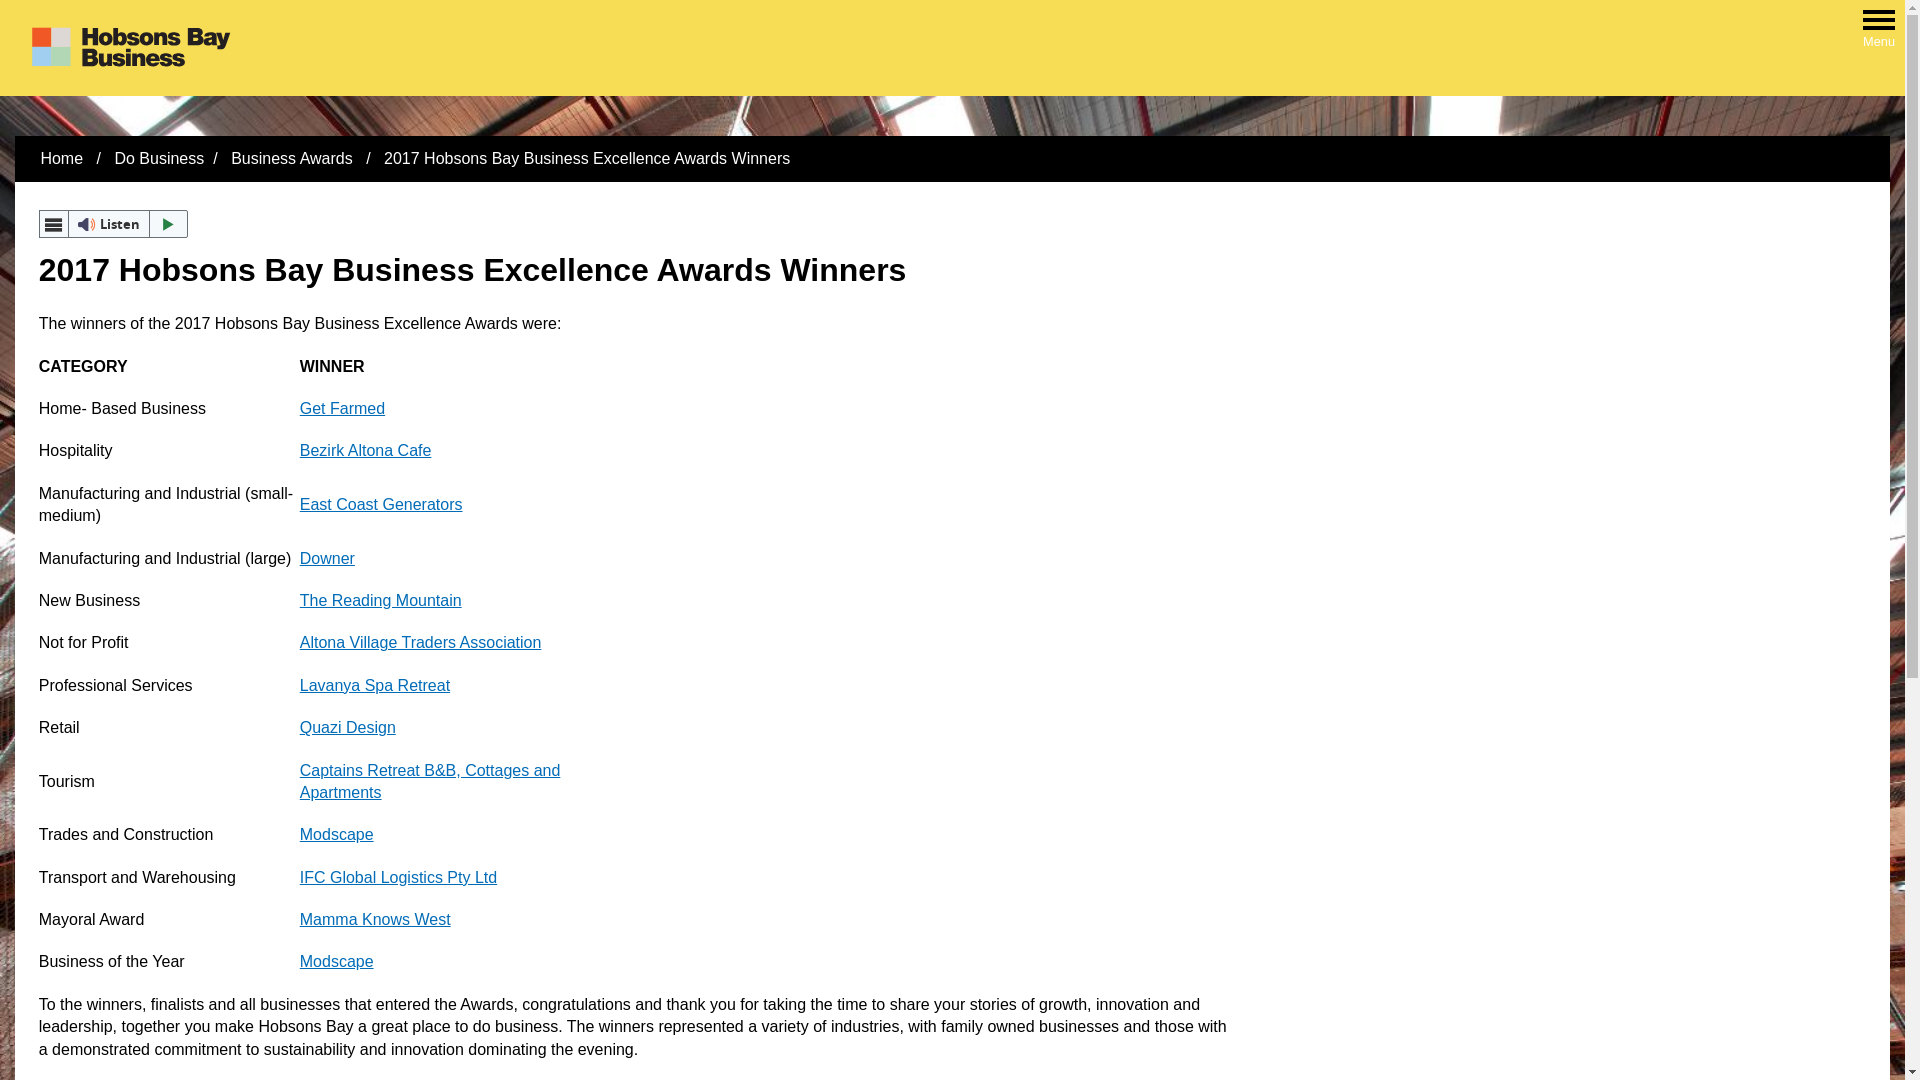 The image size is (1920, 1080). I want to click on 'Lavanya Spa Retreat', so click(374, 684).